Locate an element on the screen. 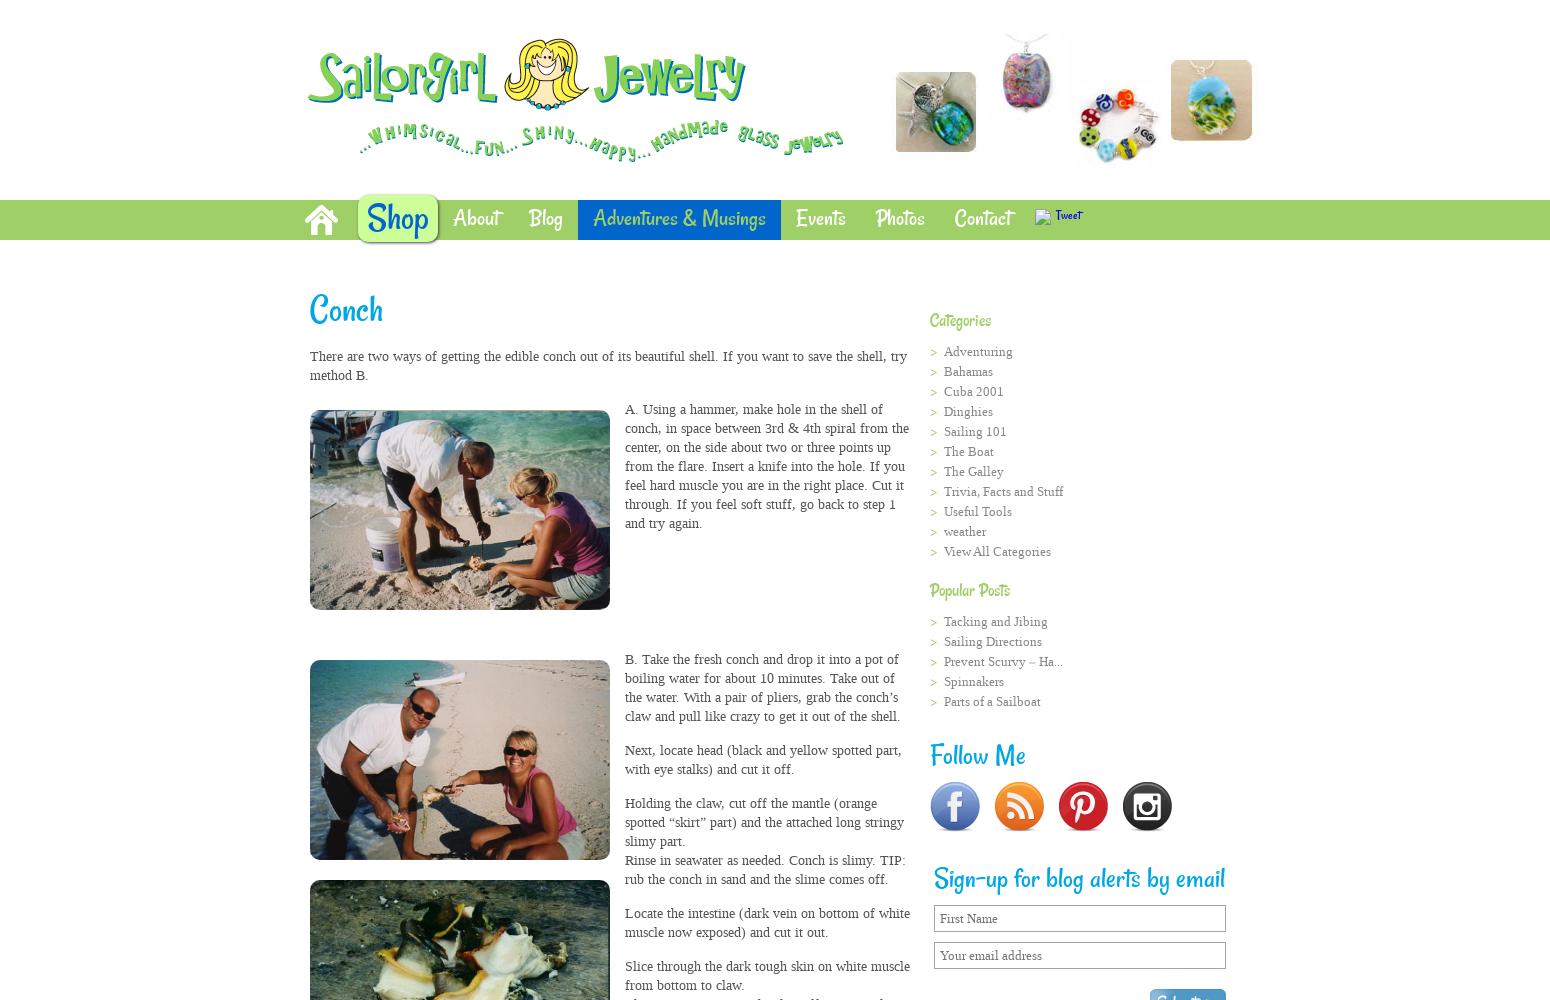  'Holding the claw, cut off the mantle (orange spotted “skirt” part) and the attached long stringy slimy part.' is located at coordinates (764, 821).